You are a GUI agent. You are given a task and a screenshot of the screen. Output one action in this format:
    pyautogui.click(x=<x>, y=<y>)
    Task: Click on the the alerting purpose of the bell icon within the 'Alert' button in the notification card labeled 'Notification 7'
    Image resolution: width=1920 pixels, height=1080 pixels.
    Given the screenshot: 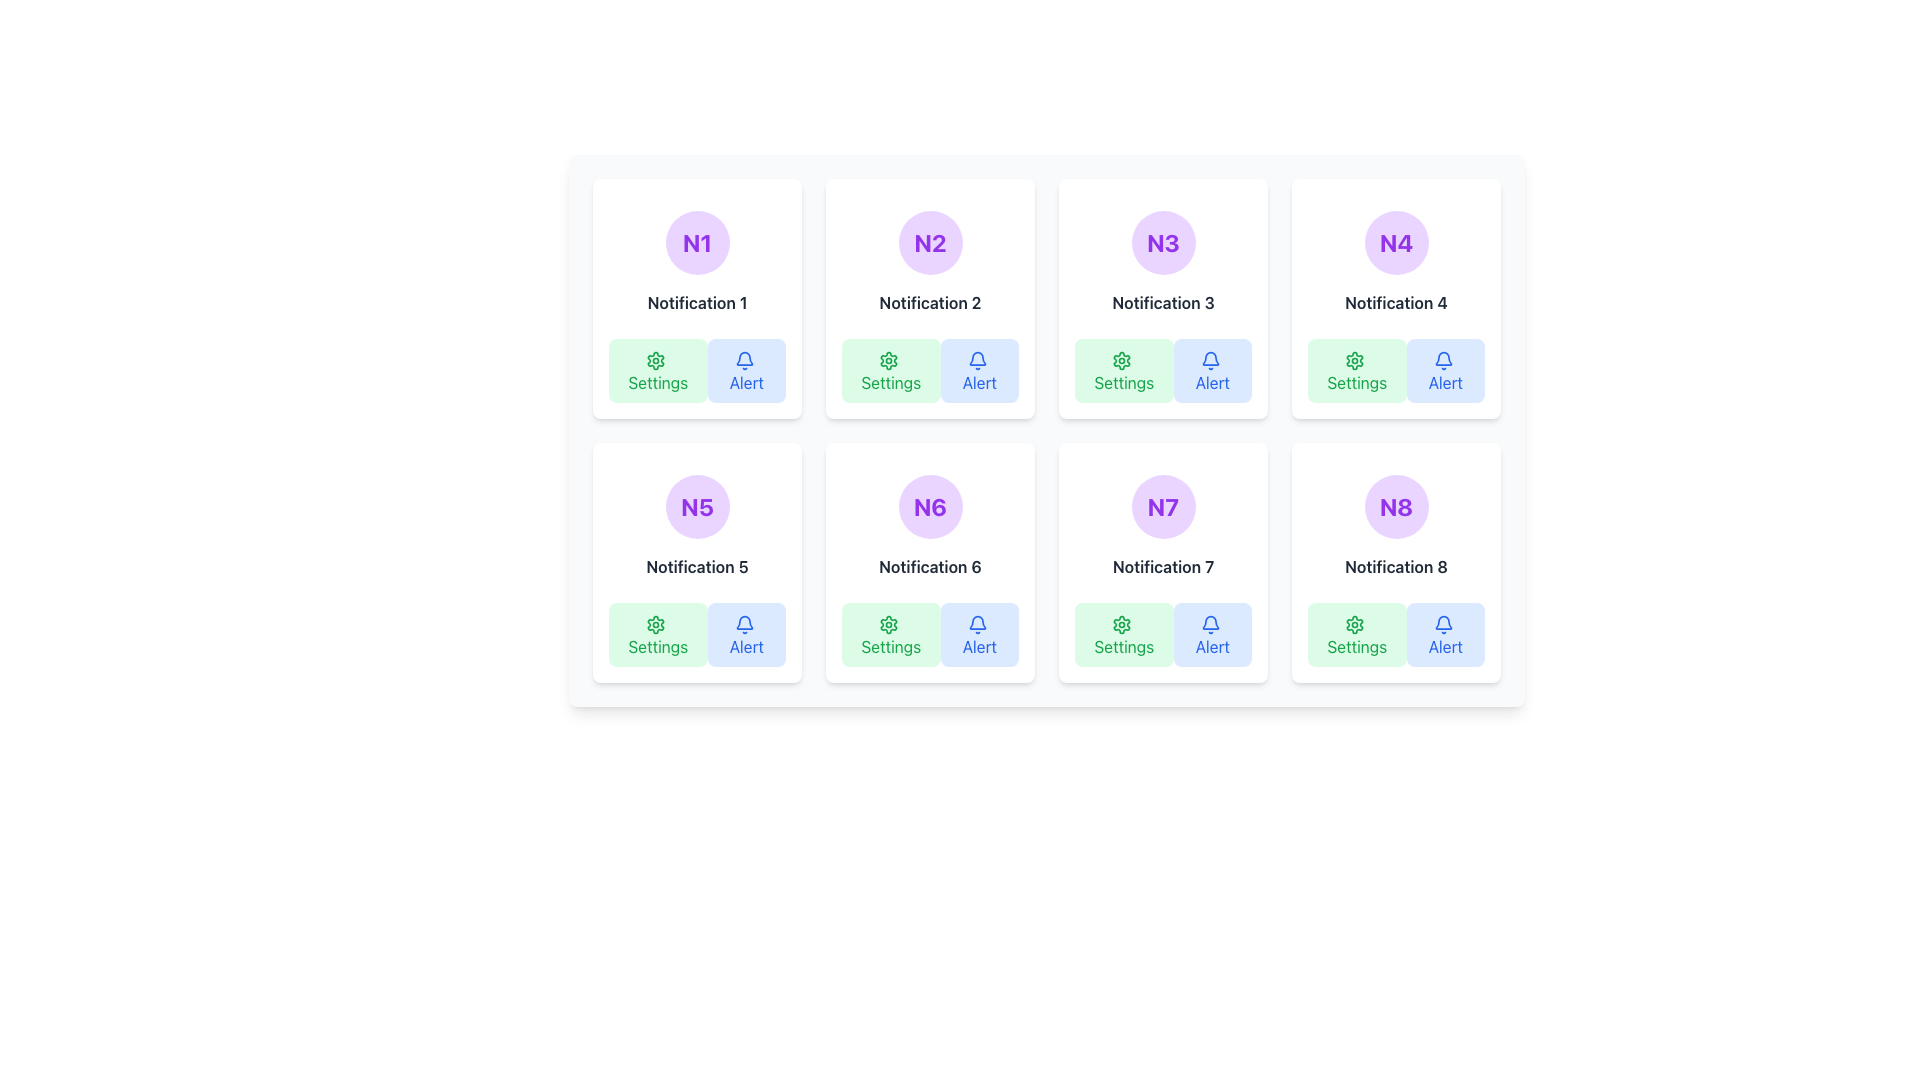 What is the action you would take?
    pyautogui.click(x=1209, y=621)
    